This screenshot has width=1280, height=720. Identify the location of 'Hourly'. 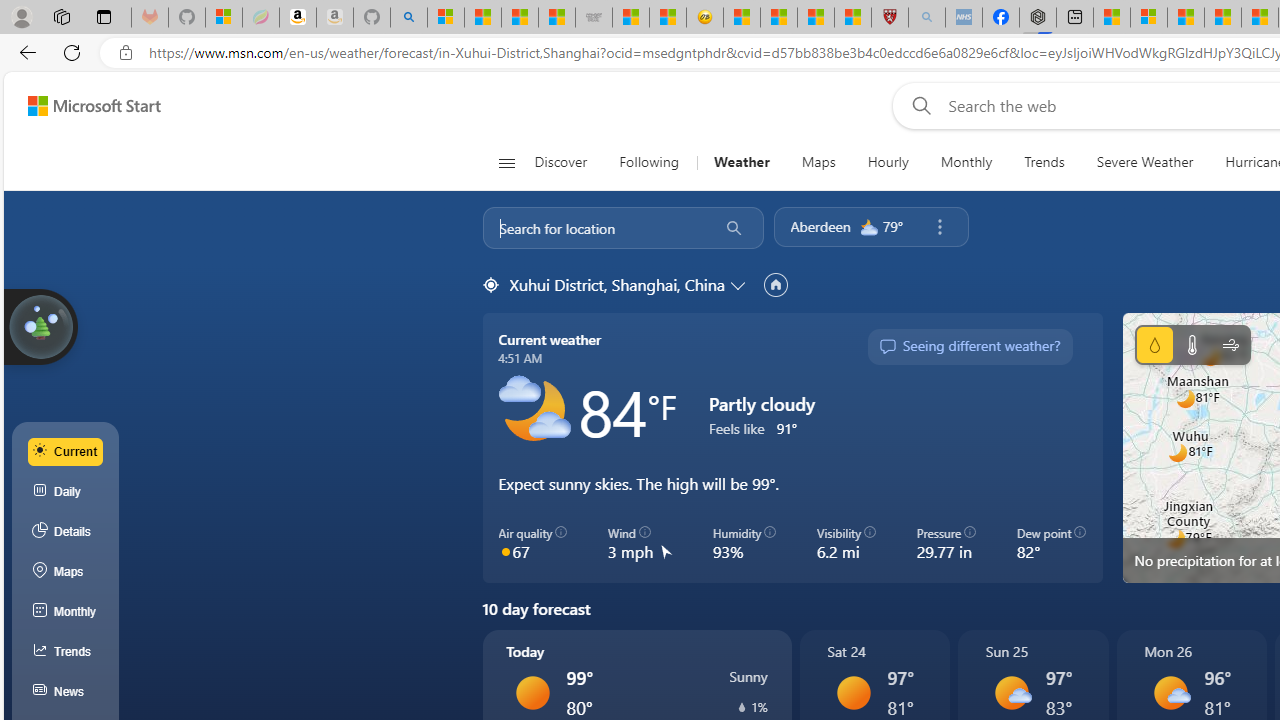
(887, 162).